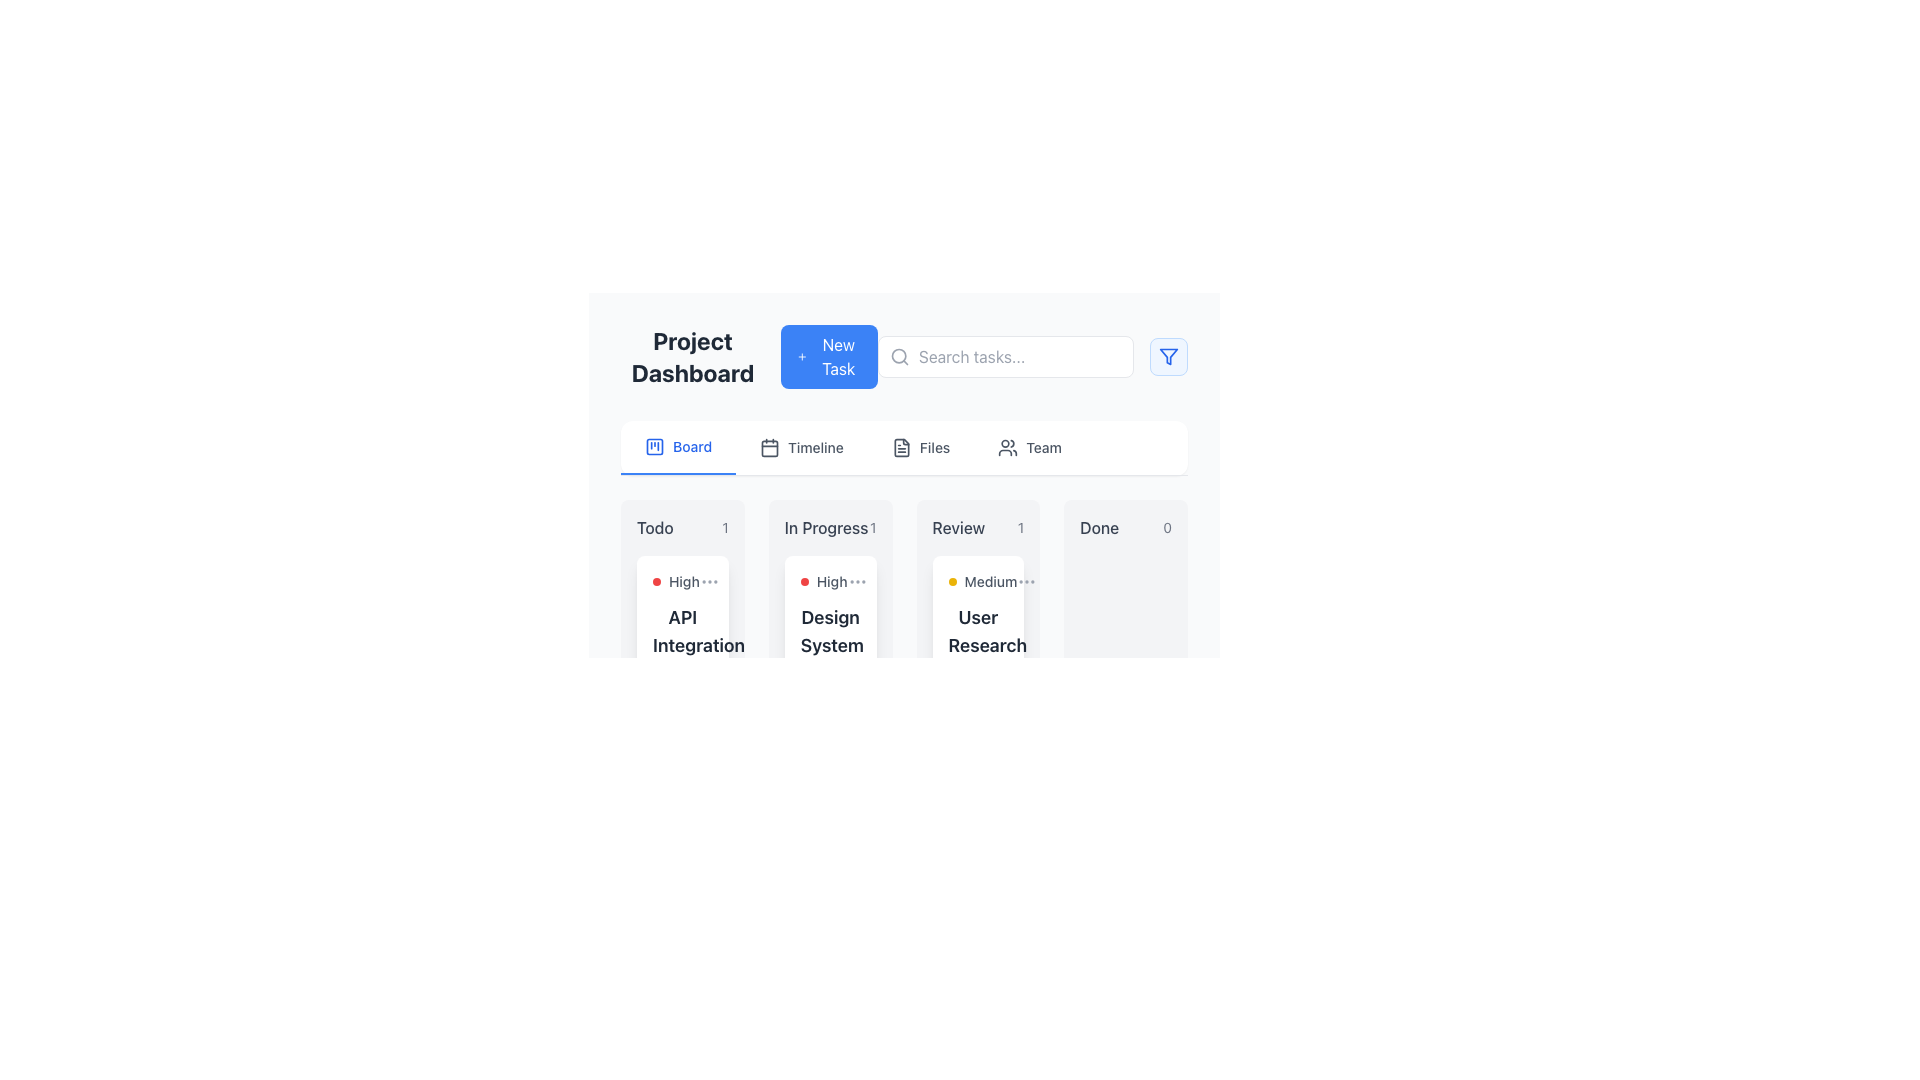 The width and height of the screenshot is (1920, 1080). What do you see at coordinates (983, 582) in the screenshot?
I see `the 'Medium' priority label with an adjacent yellow dot located in the 'Review' column under the 'User Research' task card` at bounding box center [983, 582].